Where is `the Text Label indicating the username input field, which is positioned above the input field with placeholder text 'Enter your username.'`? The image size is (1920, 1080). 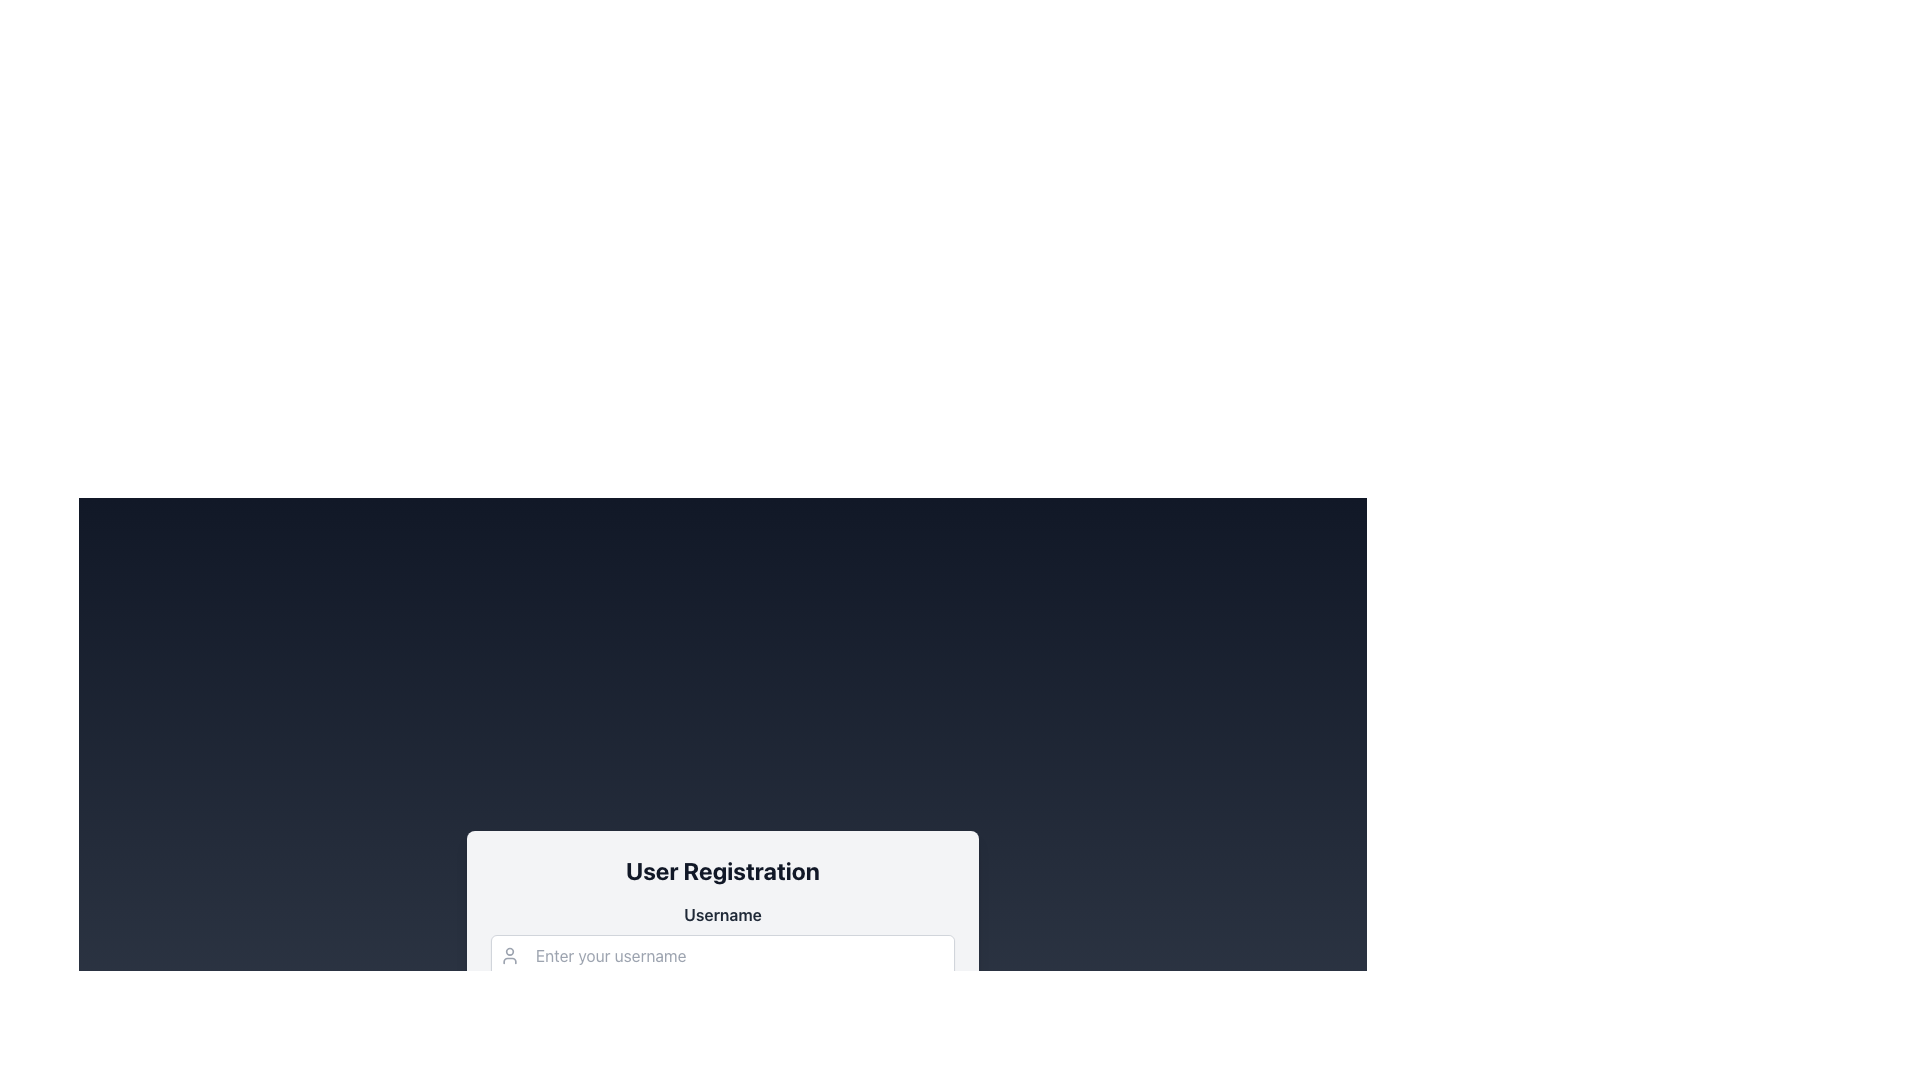
the Text Label indicating the username input field, which is positioned above the input field with placeholder text 'Enter your username.' is located at coordinates (722, 914).